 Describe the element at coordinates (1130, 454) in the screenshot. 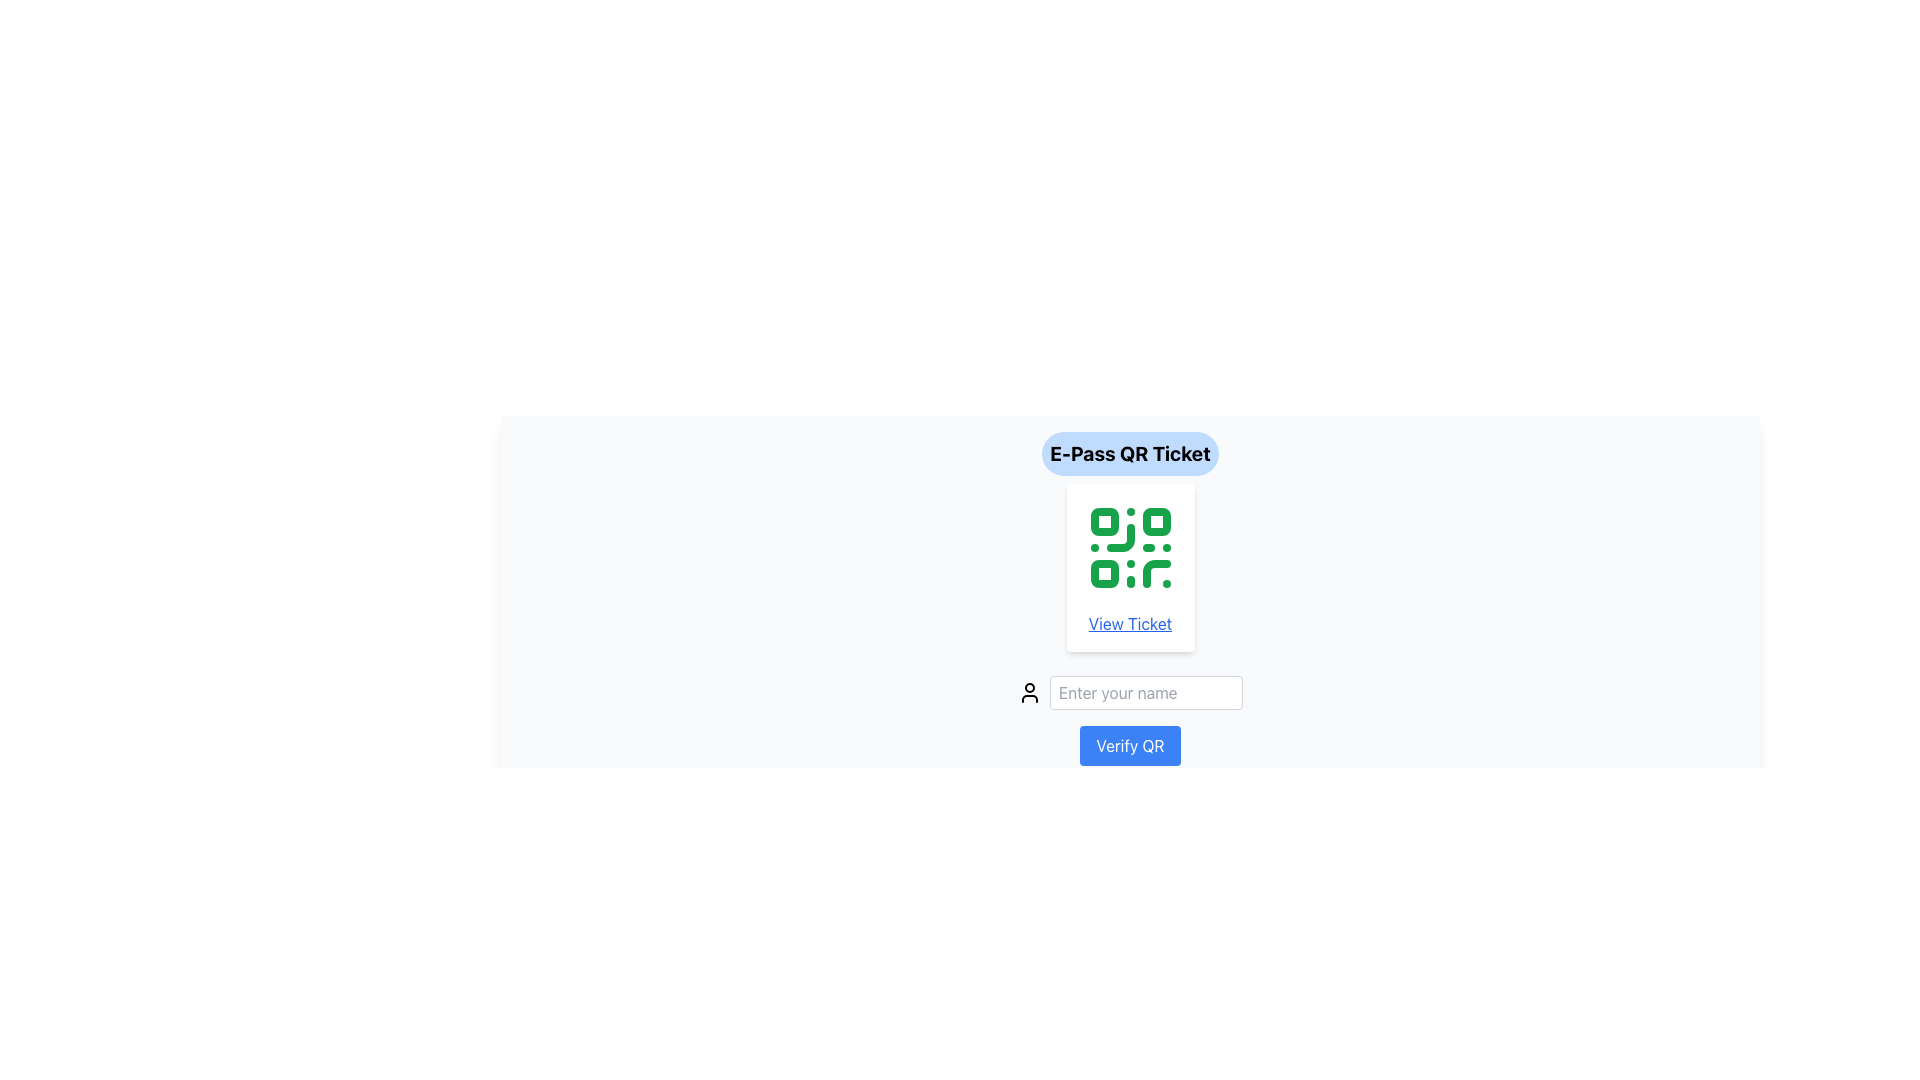

I see `the bold text label that reads 'E-Pass QR Ticket' with a blue background and white text, located at the top of a section above the QR code illustration` at that location.